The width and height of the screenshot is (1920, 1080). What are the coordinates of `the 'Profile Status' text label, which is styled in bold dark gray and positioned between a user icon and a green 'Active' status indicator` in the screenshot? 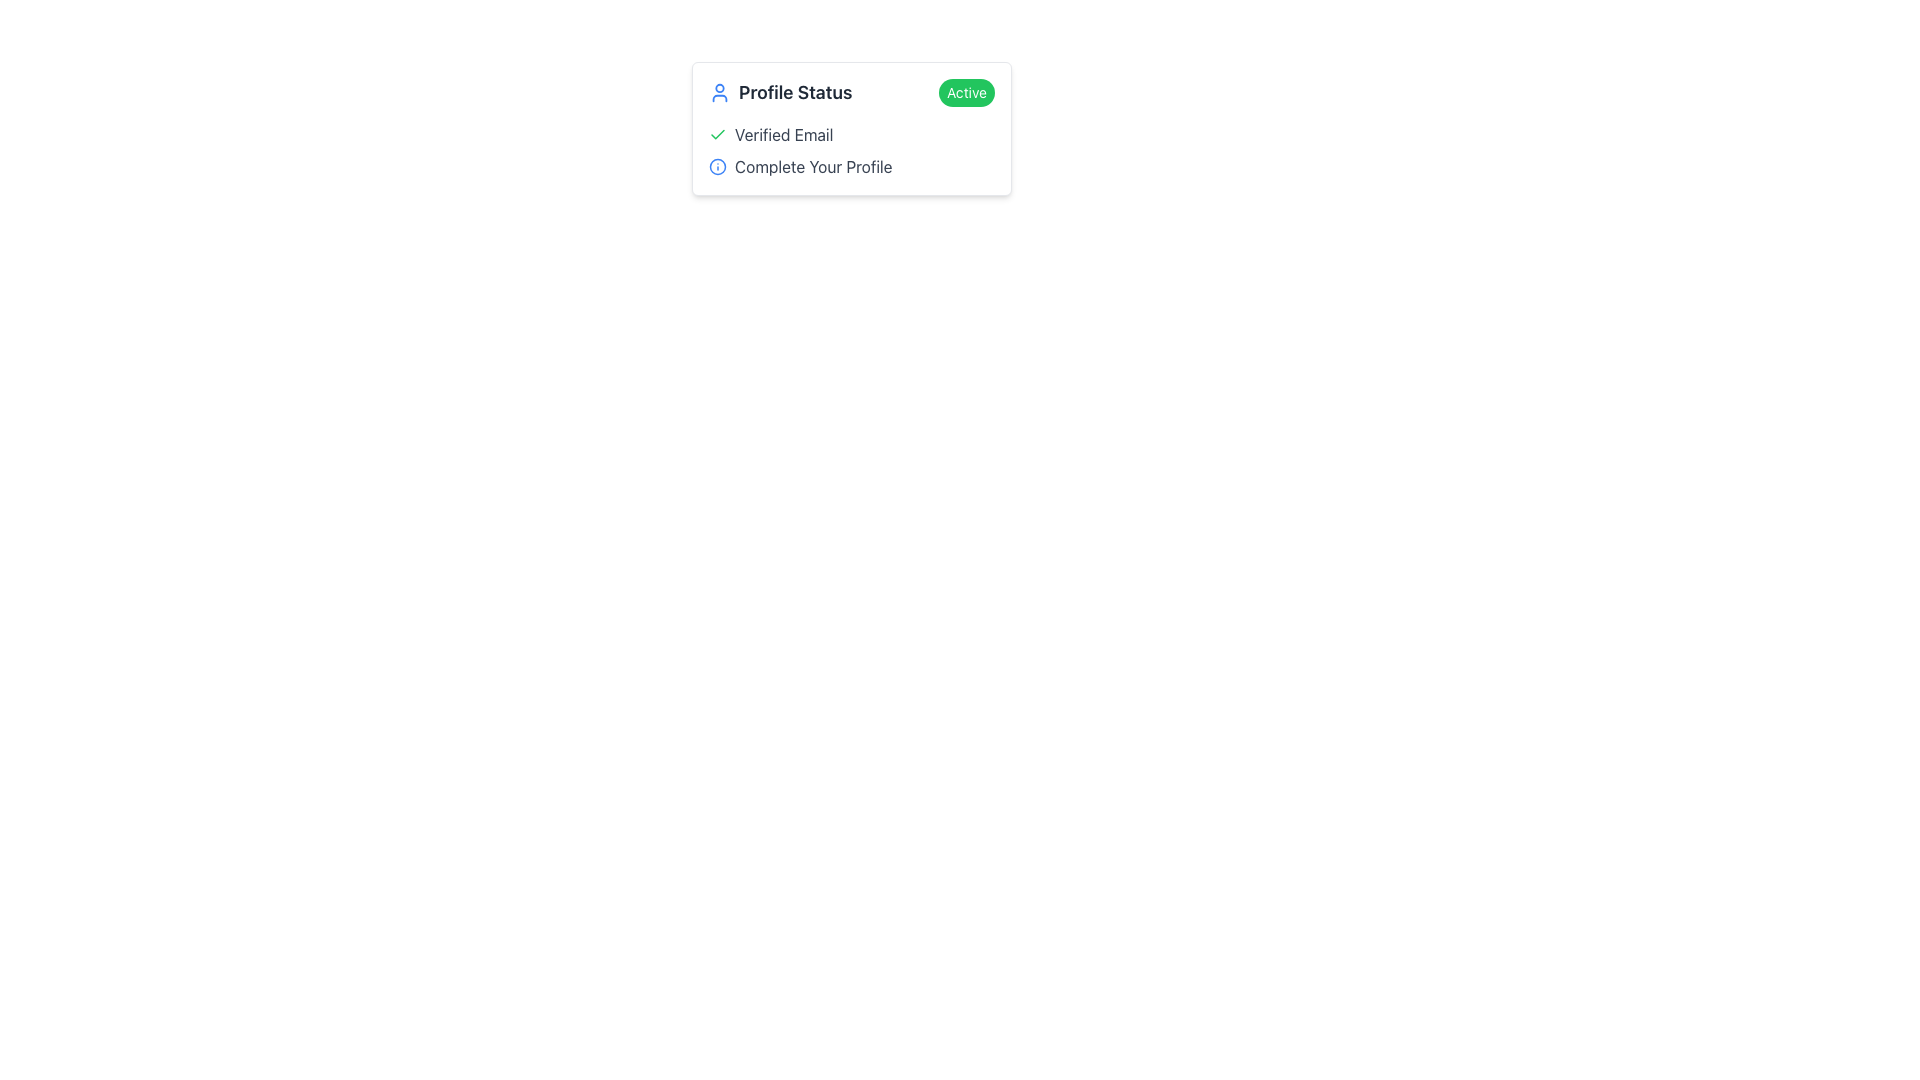 It's located at (794, 92).